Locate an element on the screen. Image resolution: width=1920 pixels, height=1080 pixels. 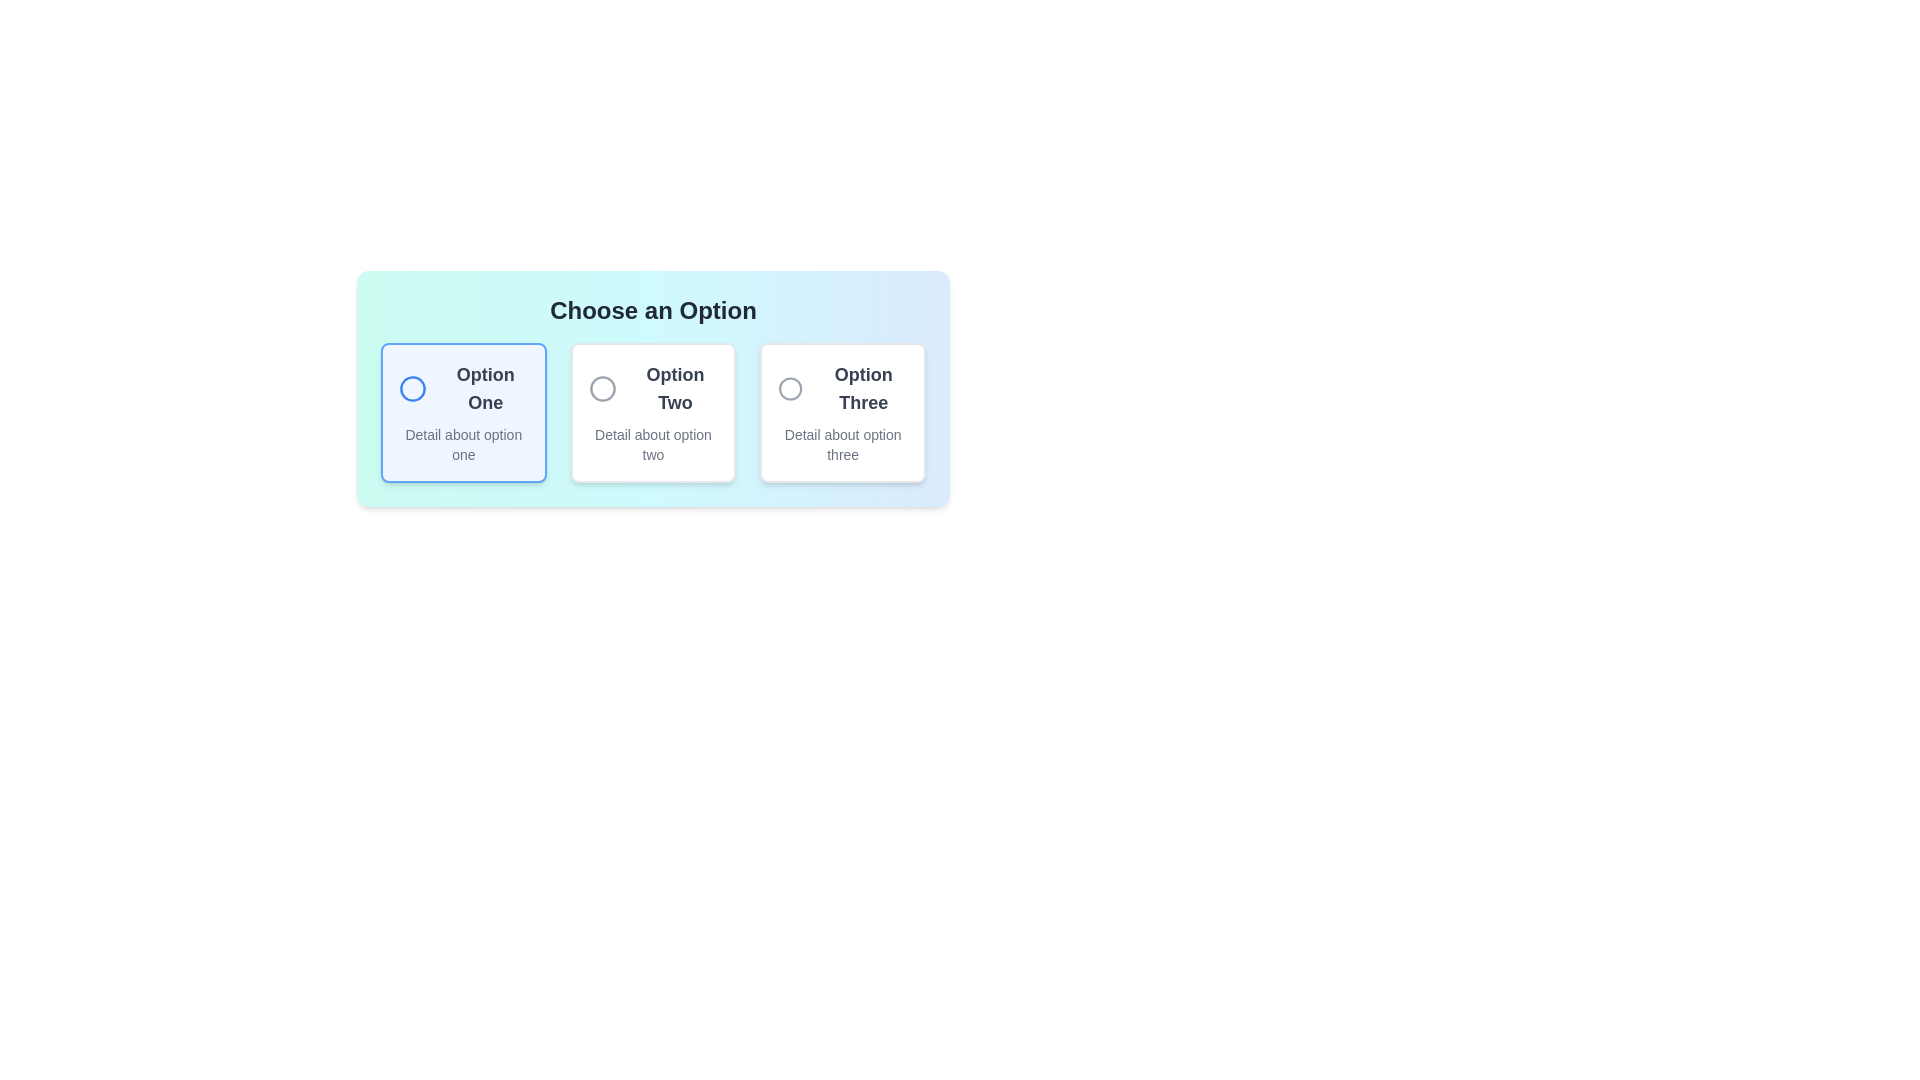
the radio button for 'Option Three' is located at coordinates (790, 389).